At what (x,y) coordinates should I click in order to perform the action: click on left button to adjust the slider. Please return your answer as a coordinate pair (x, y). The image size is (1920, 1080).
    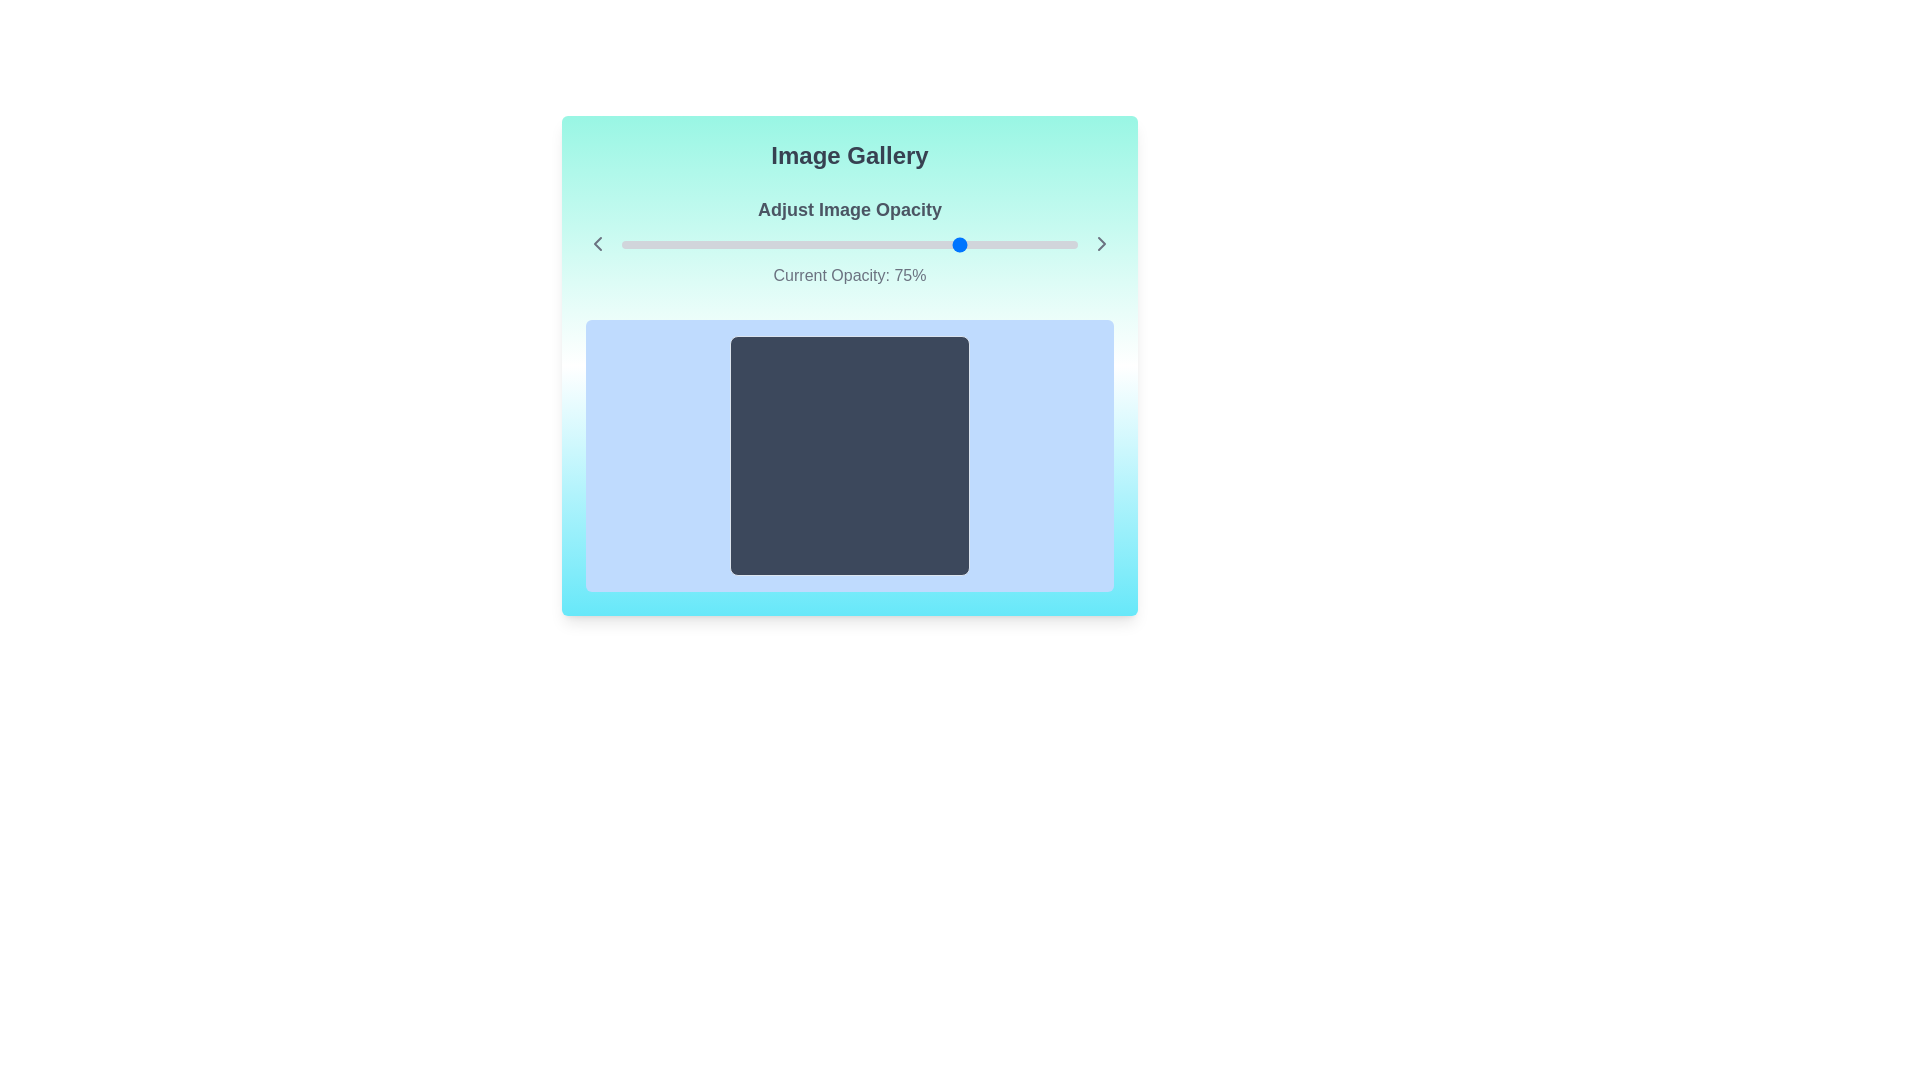
    Looking at the image, I should click on (597, 242).